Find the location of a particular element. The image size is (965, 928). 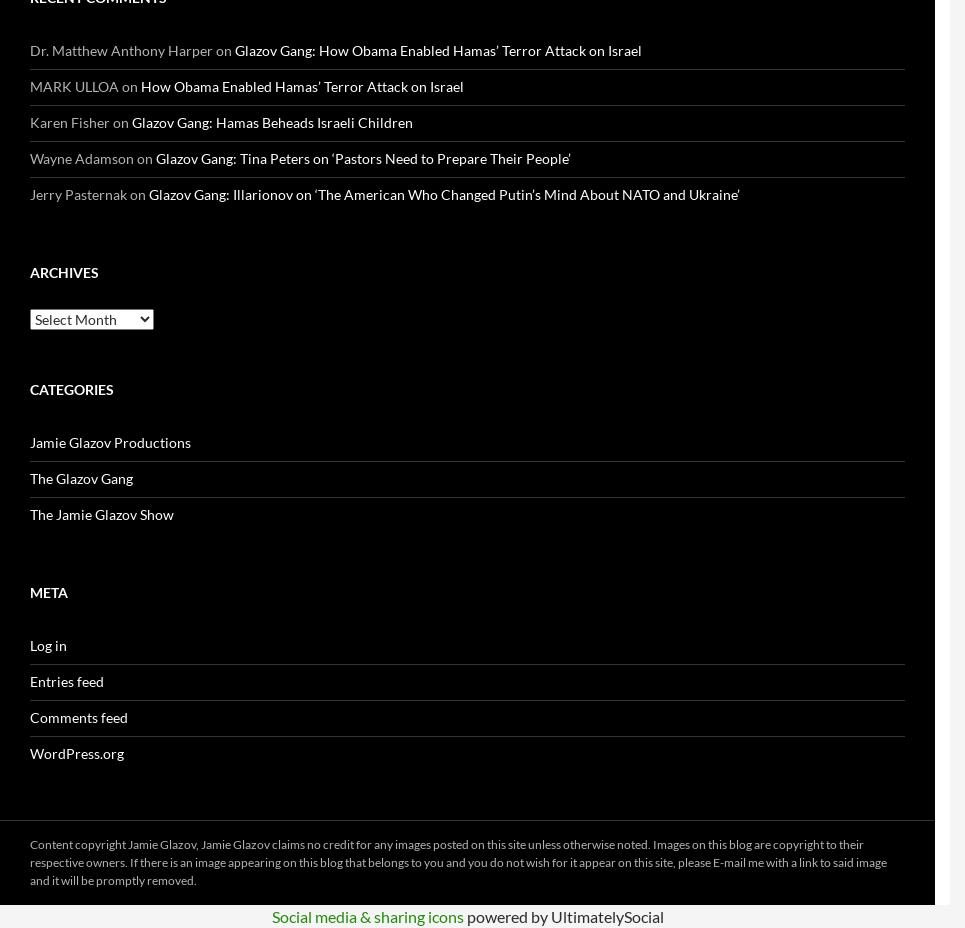

'Categories' is located at coordinates (71, 389).